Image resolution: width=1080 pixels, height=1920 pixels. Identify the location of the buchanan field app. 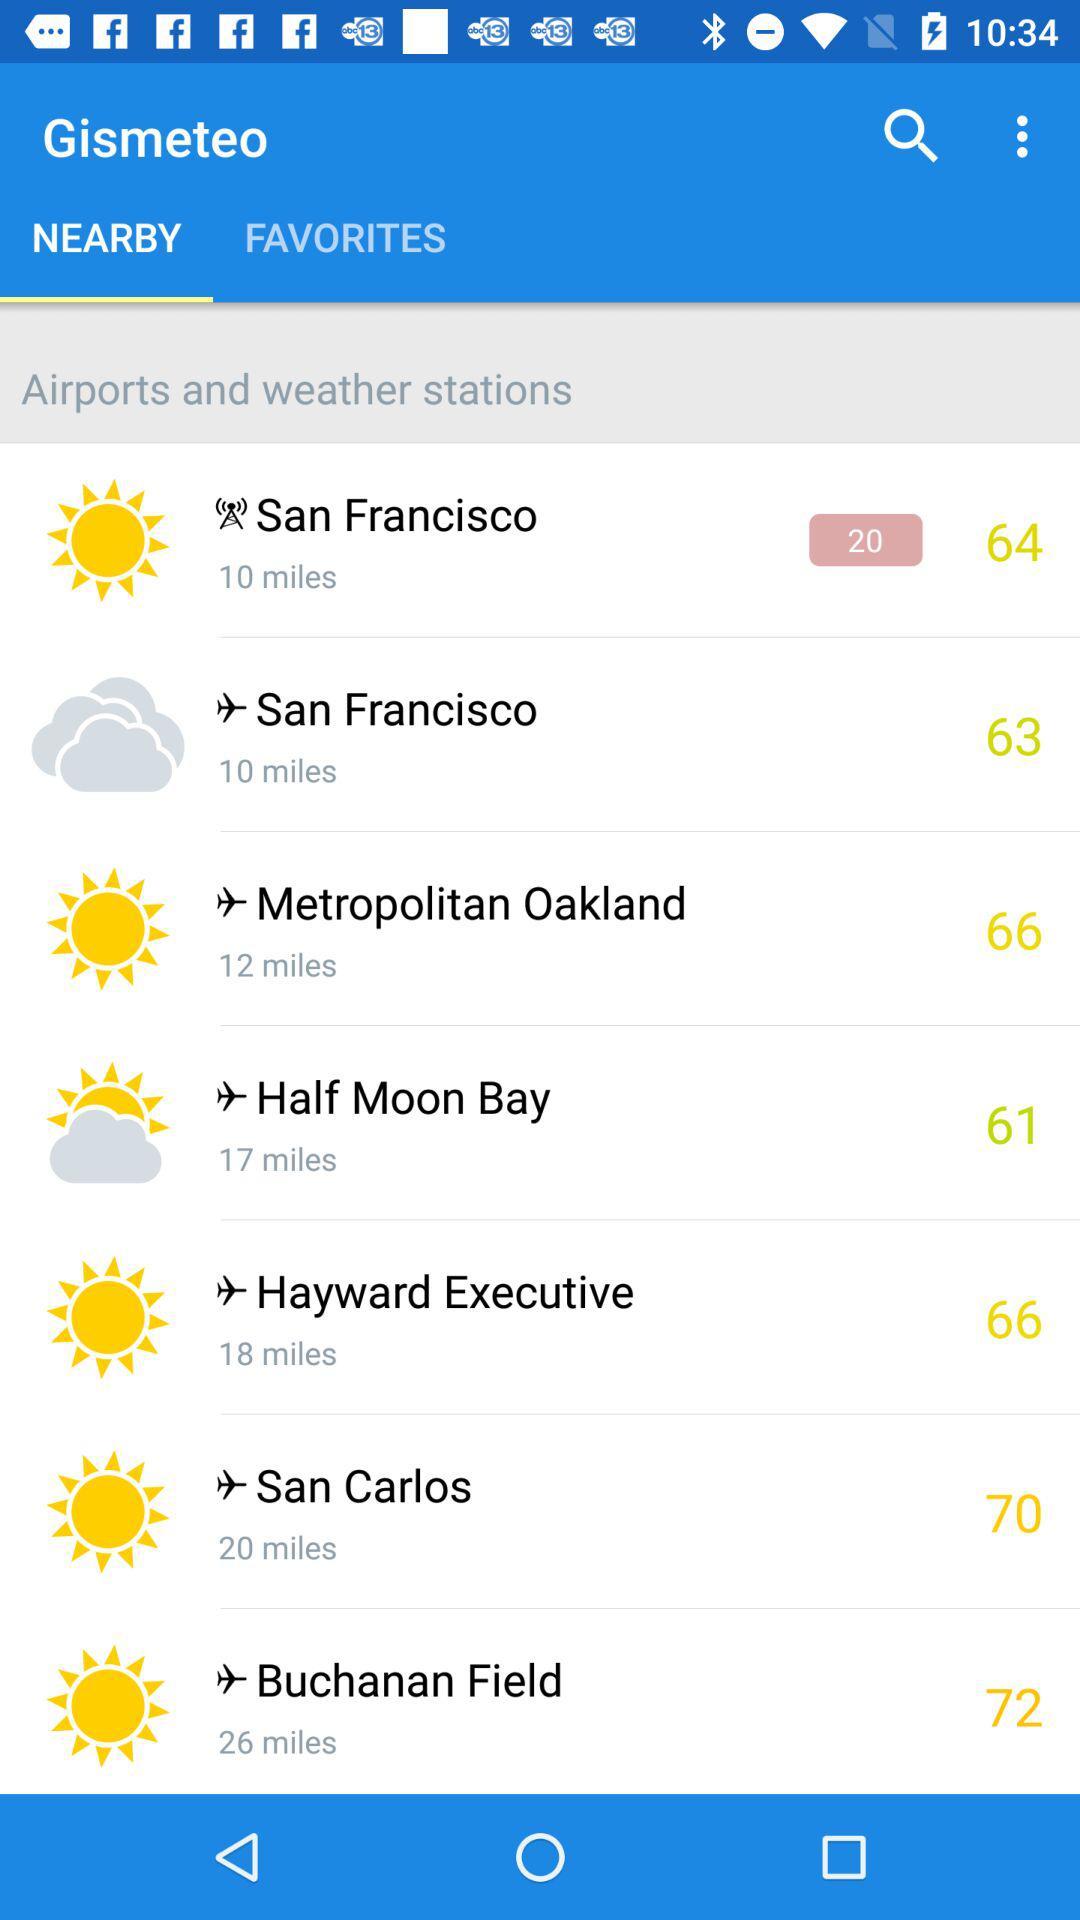
(568, 1683).